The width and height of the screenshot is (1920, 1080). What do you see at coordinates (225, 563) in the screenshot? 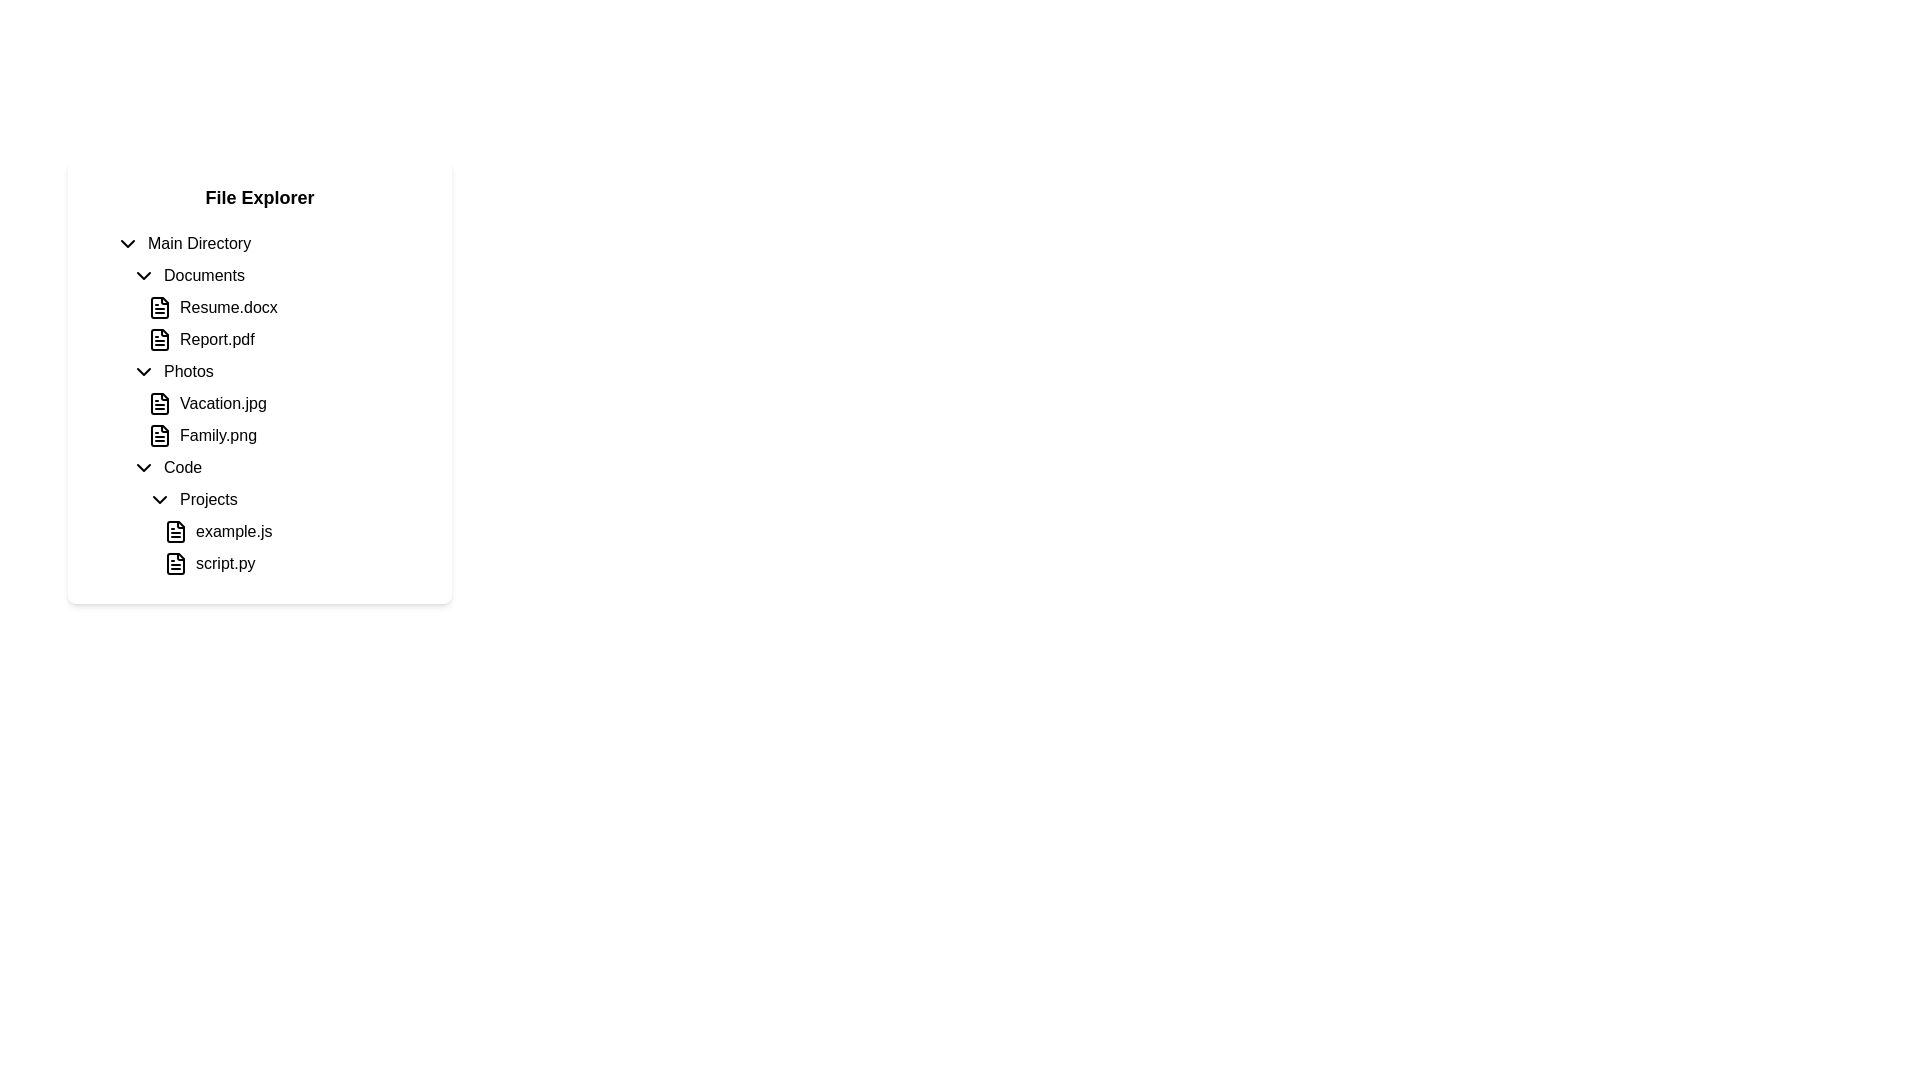
I see `the text label displaying 'script.py' located within the 'Code' directory under 'Projects'` at bounding box center [225, 563].